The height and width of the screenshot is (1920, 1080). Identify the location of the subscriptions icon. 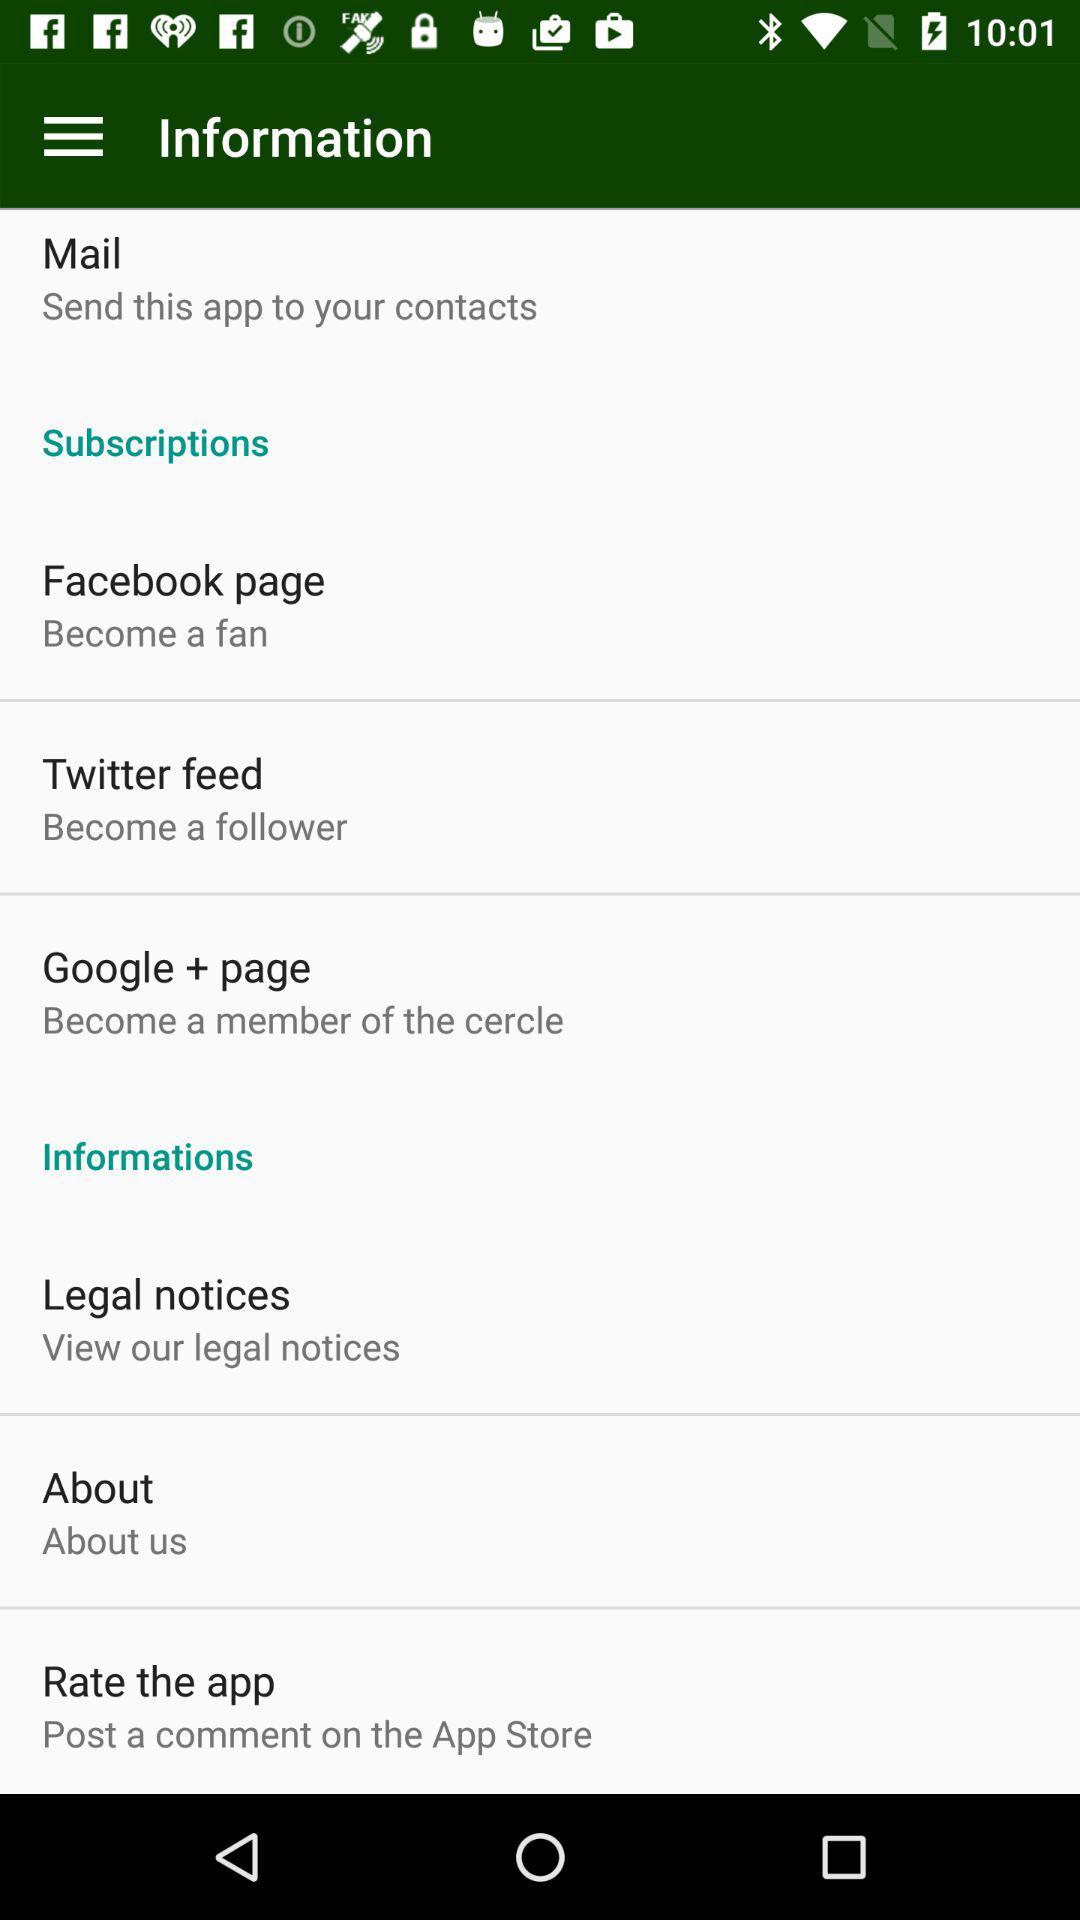
(540, 419).